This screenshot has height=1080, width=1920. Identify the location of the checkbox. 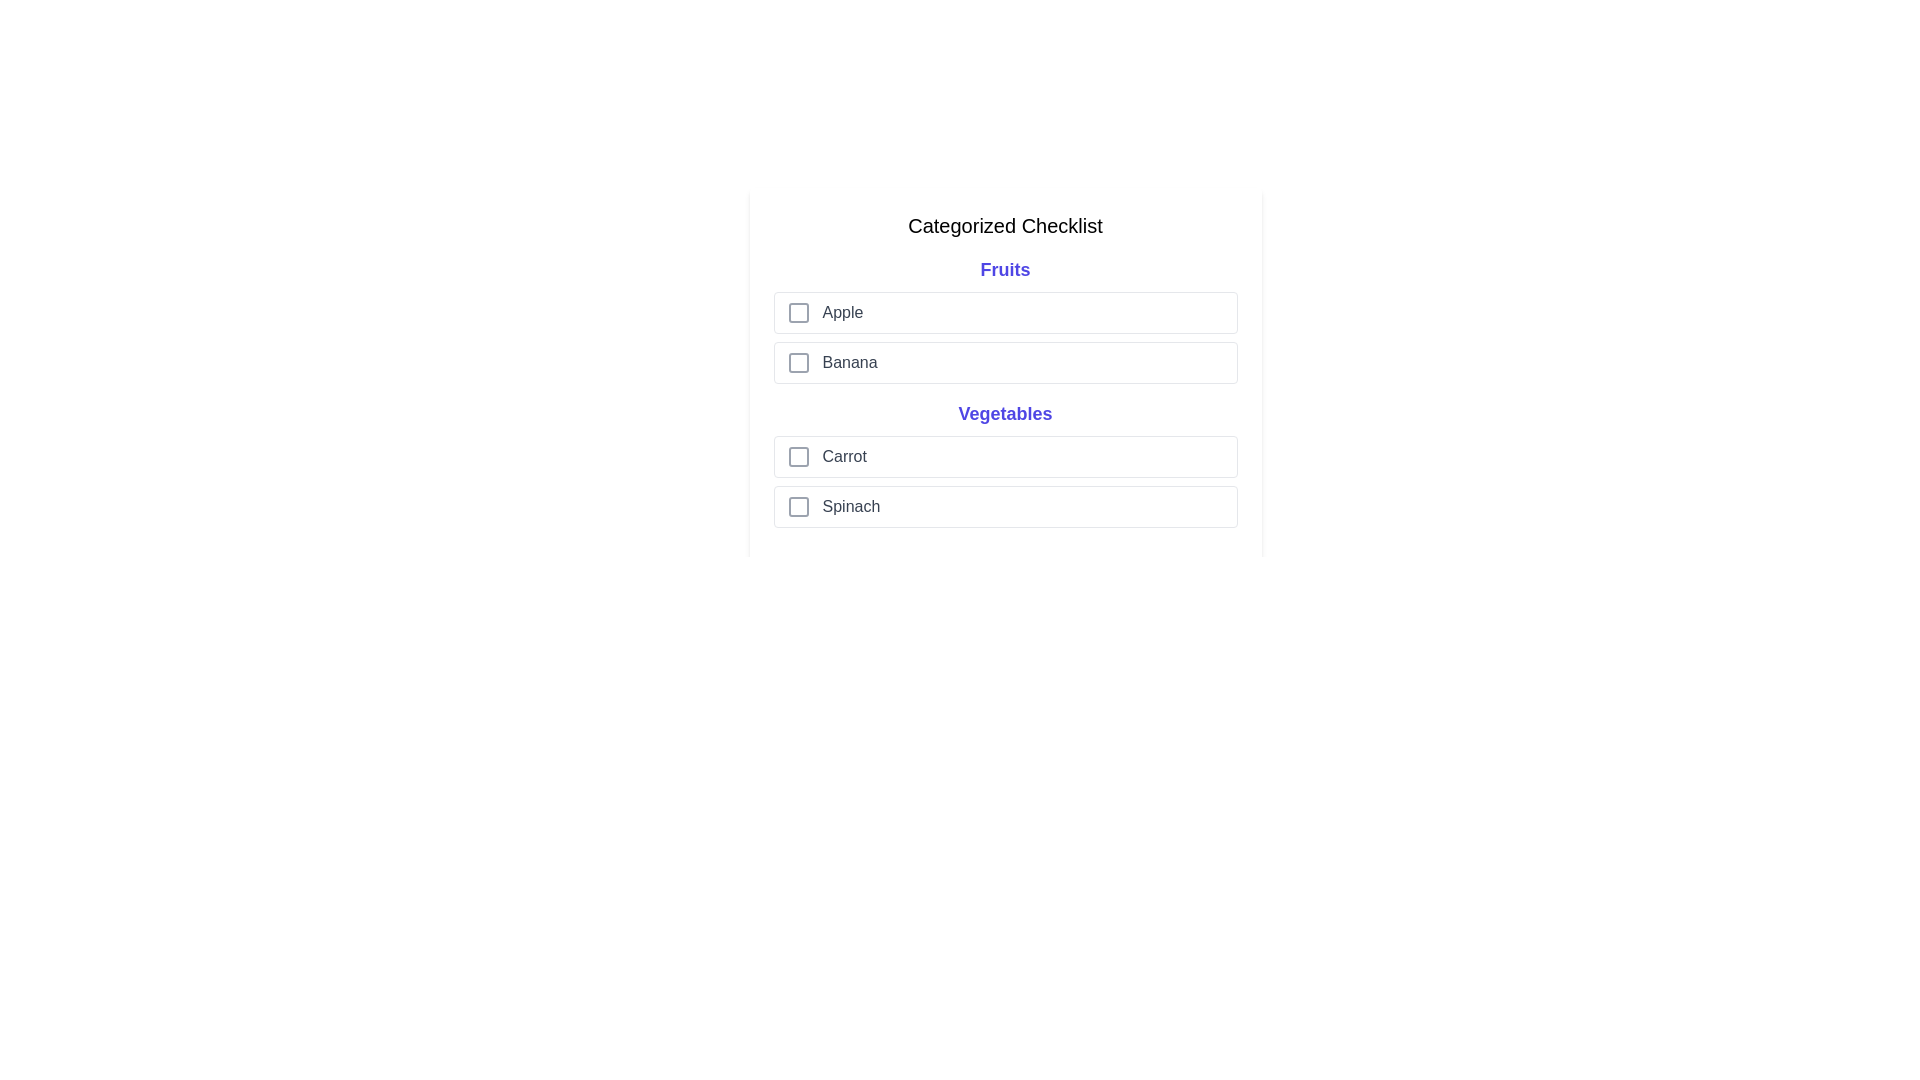
(1005, 362).